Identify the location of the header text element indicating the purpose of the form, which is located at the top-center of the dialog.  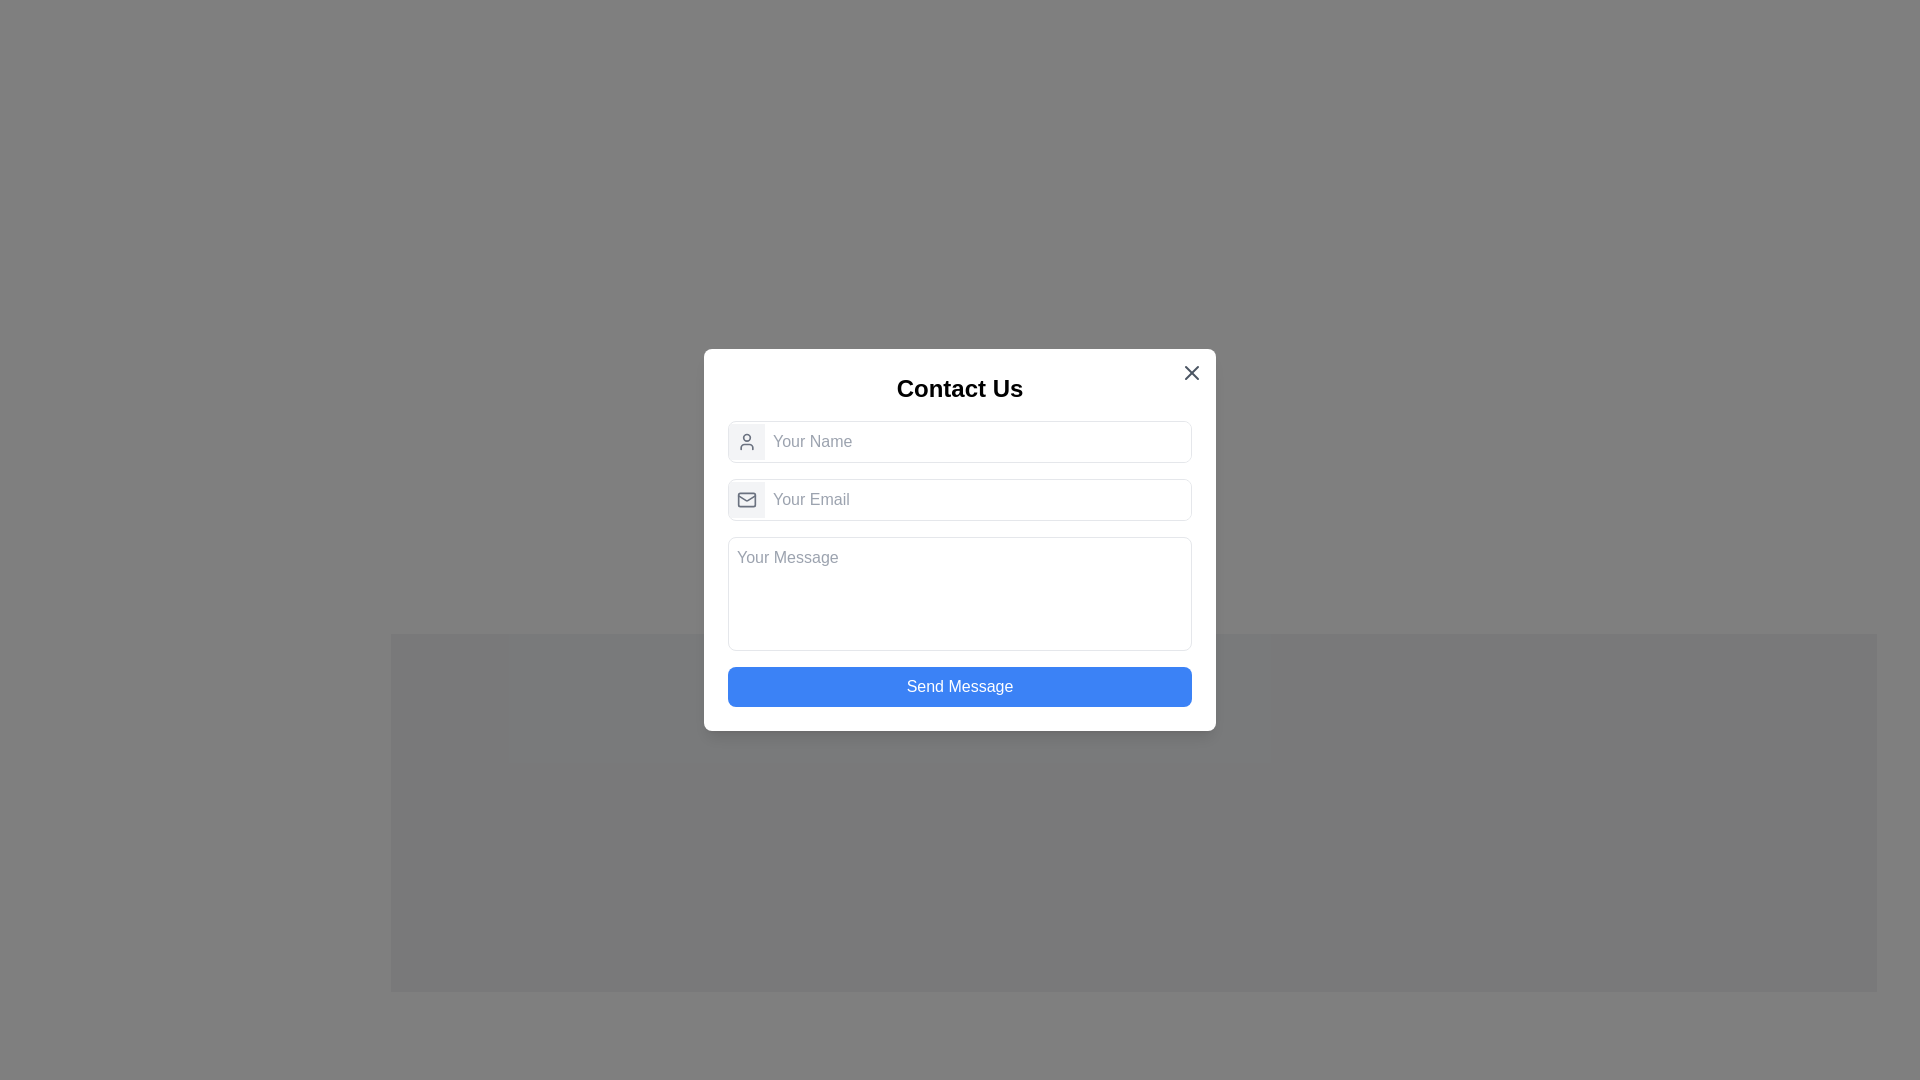
(960, 389).